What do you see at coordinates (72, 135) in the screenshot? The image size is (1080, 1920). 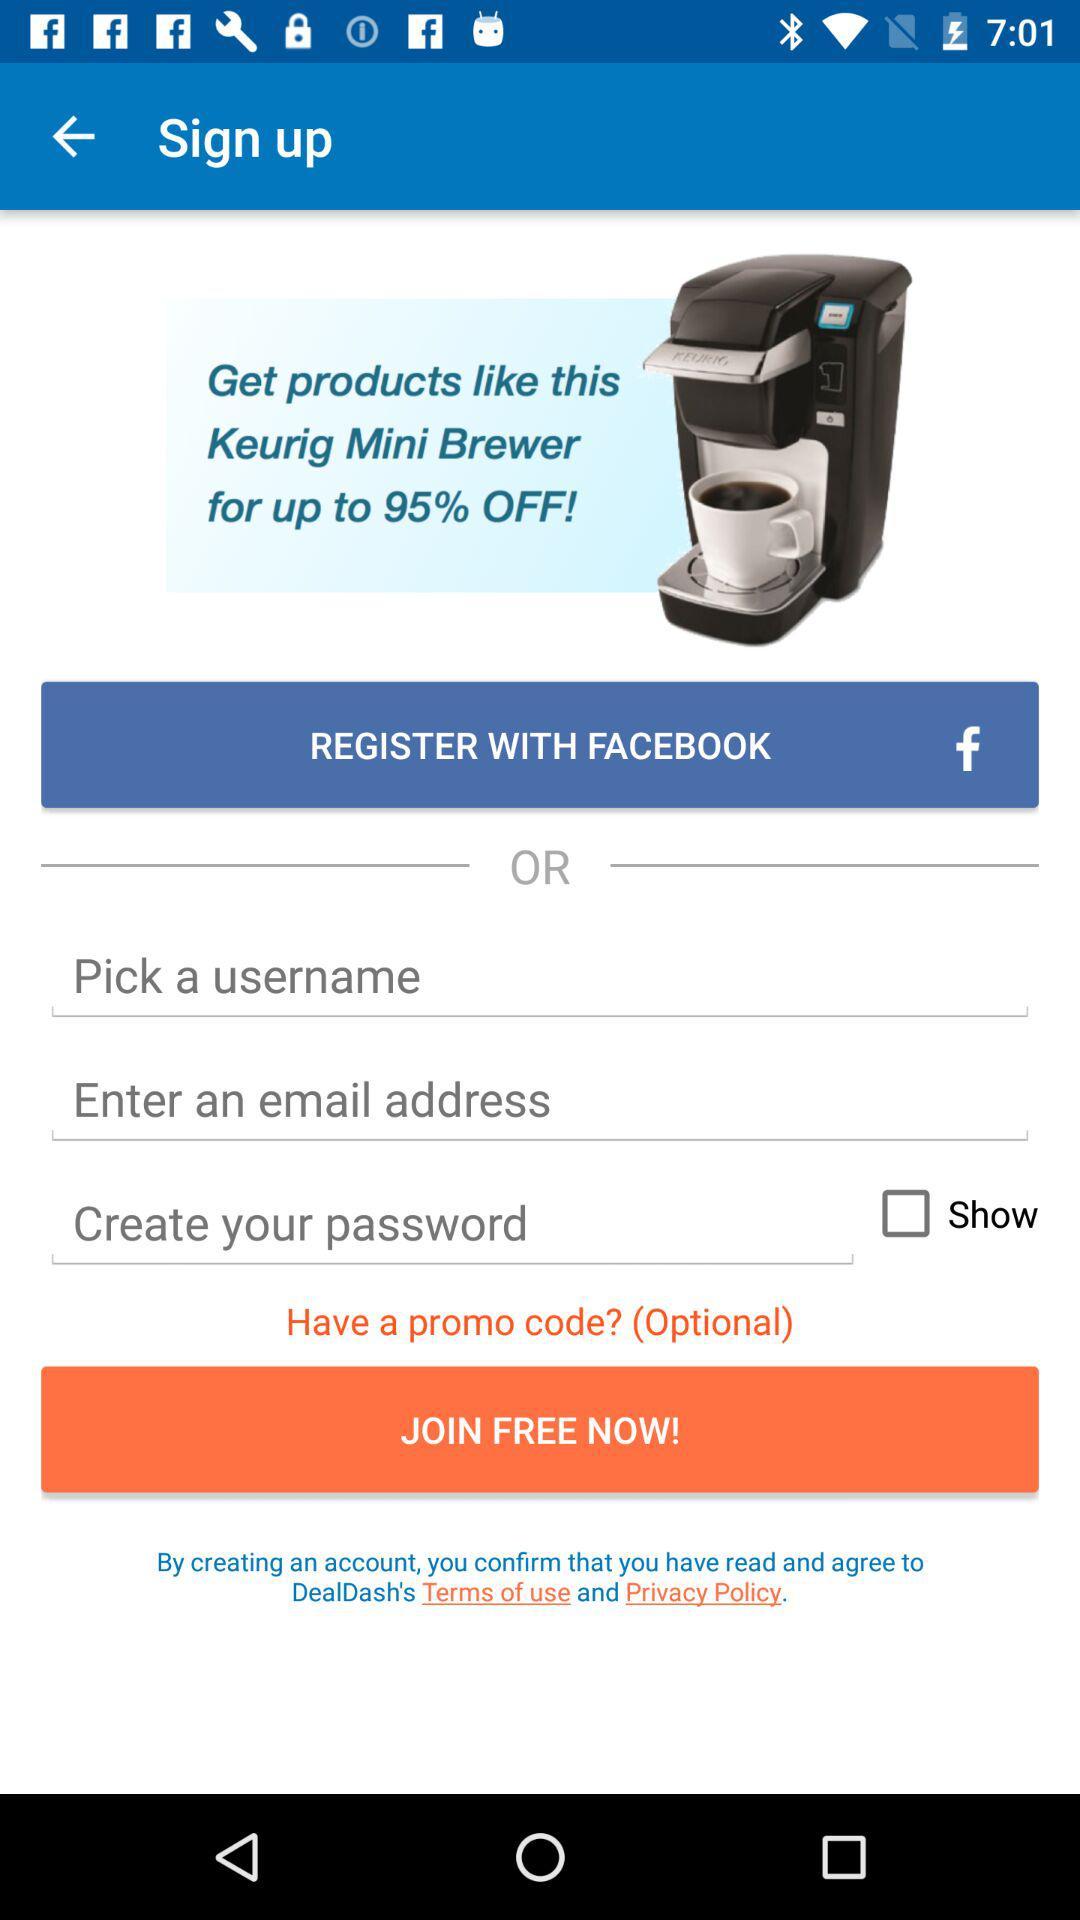 I see `app next to sign up icon` at bounding box center [72, 135].